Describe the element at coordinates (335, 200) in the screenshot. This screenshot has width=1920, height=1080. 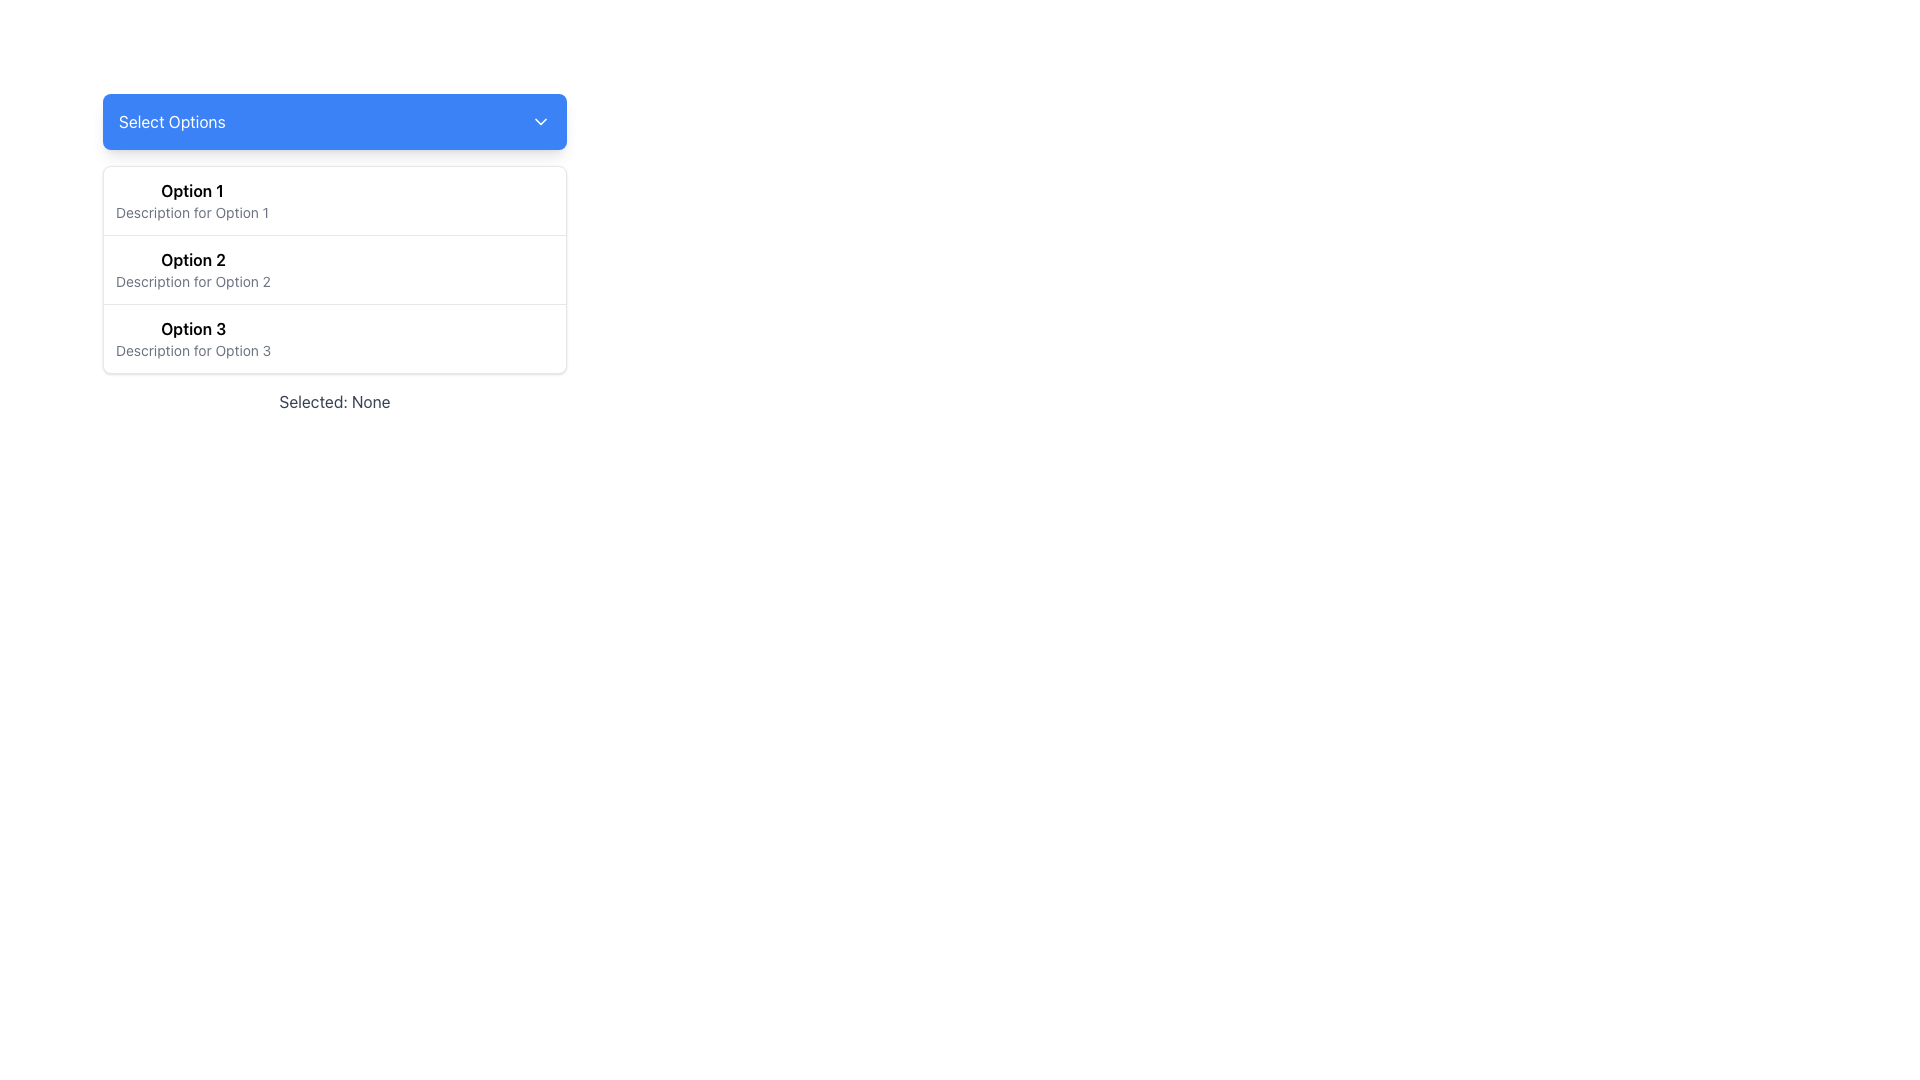
I see `the first list item with the bold title 'Option 1' and description 'Description for Option 1'` at that location.